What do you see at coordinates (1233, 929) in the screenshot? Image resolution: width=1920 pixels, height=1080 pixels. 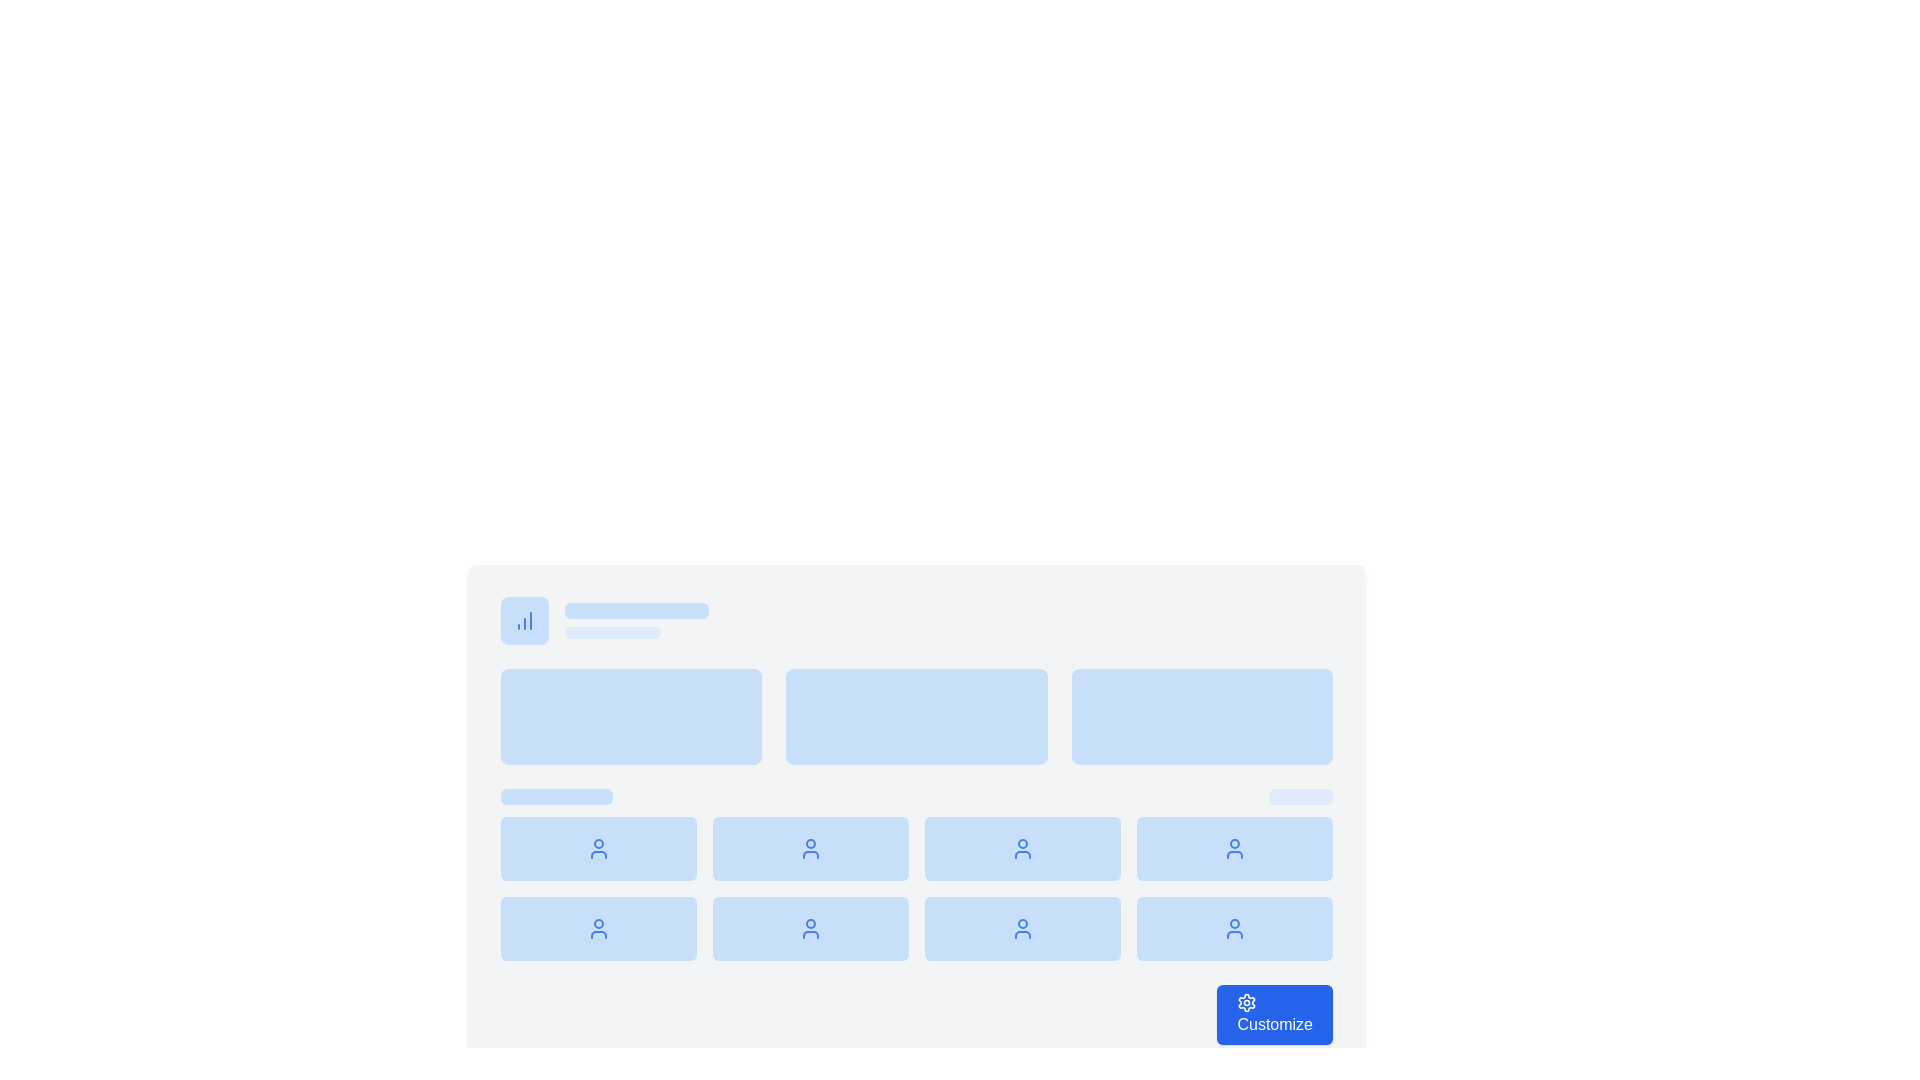 I see `the pulsating card-like UI element with a user icon in the bottom-right of the grid layout` at bounding box center [1233, 929].